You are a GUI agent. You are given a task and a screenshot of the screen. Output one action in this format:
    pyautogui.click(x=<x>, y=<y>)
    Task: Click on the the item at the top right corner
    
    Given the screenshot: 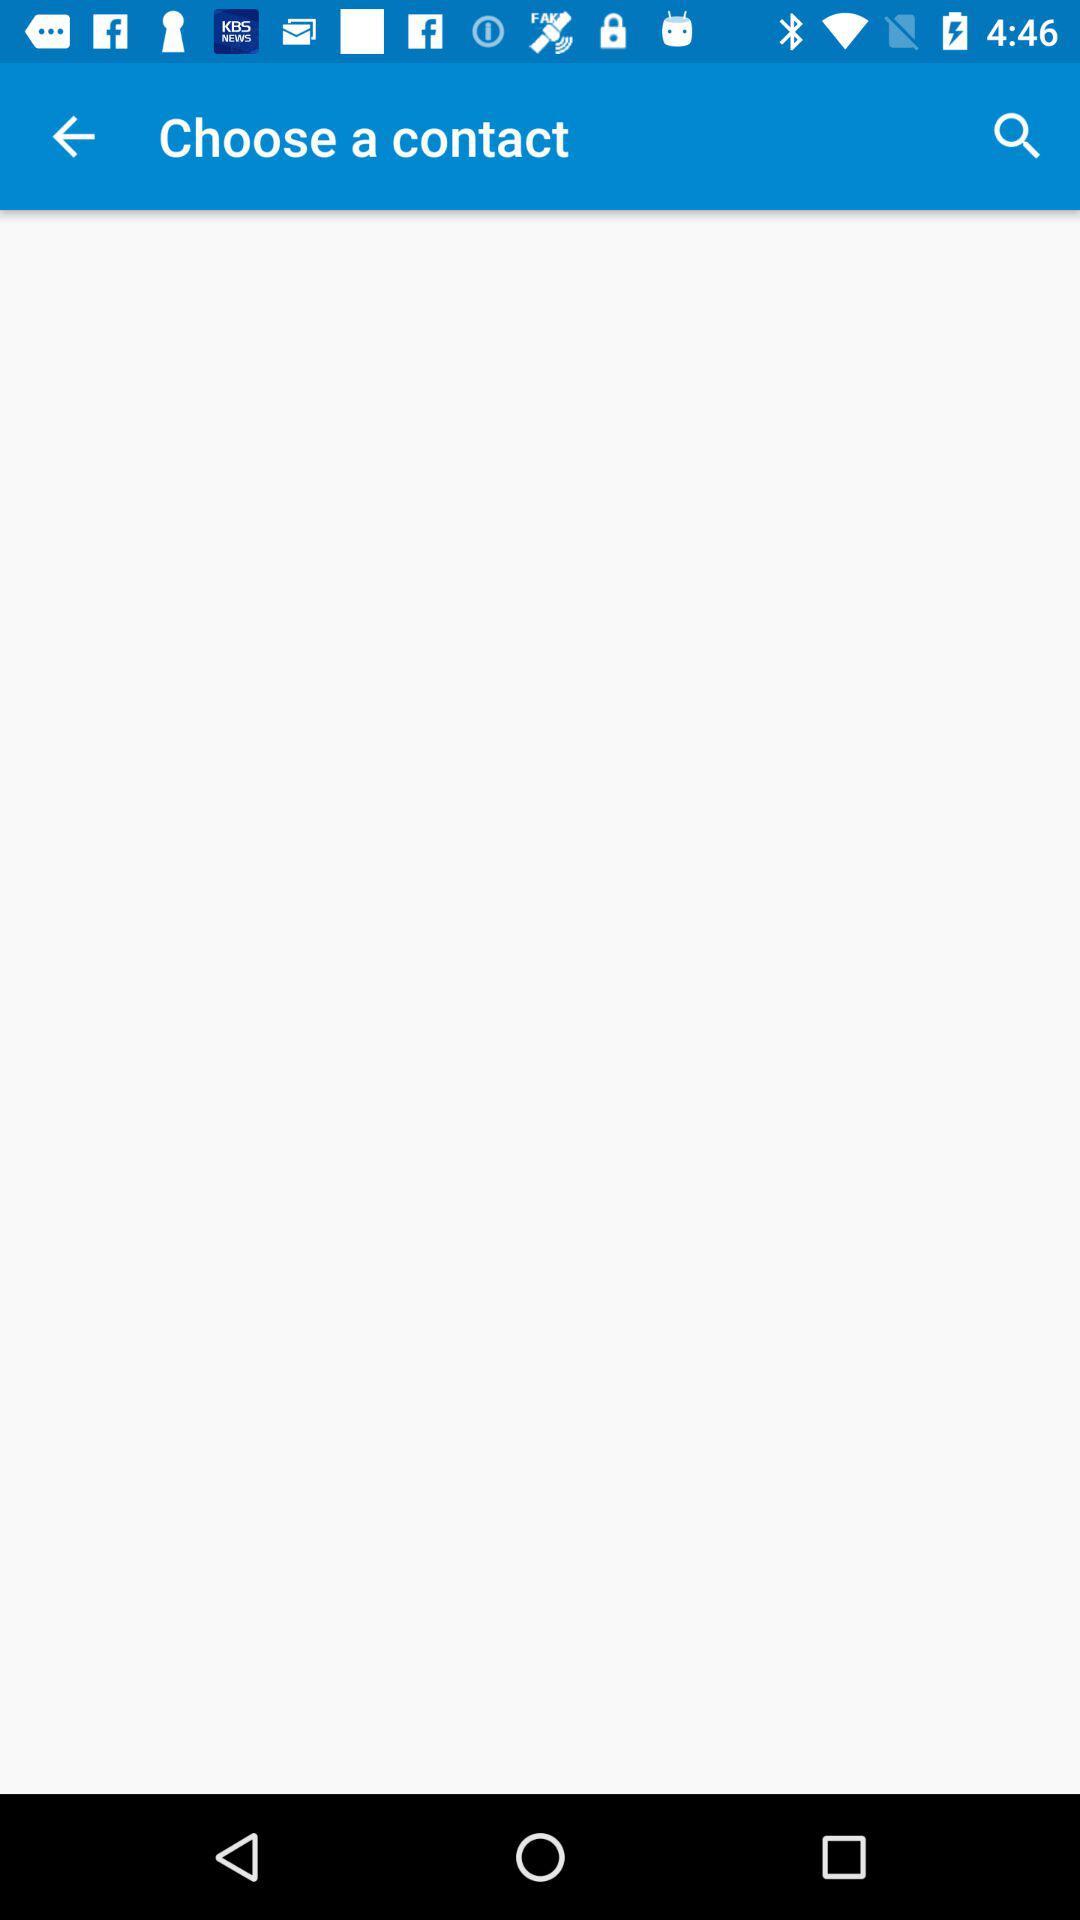 What is the action you would take?
    pyautogui.click(x=1017, y=135)
    